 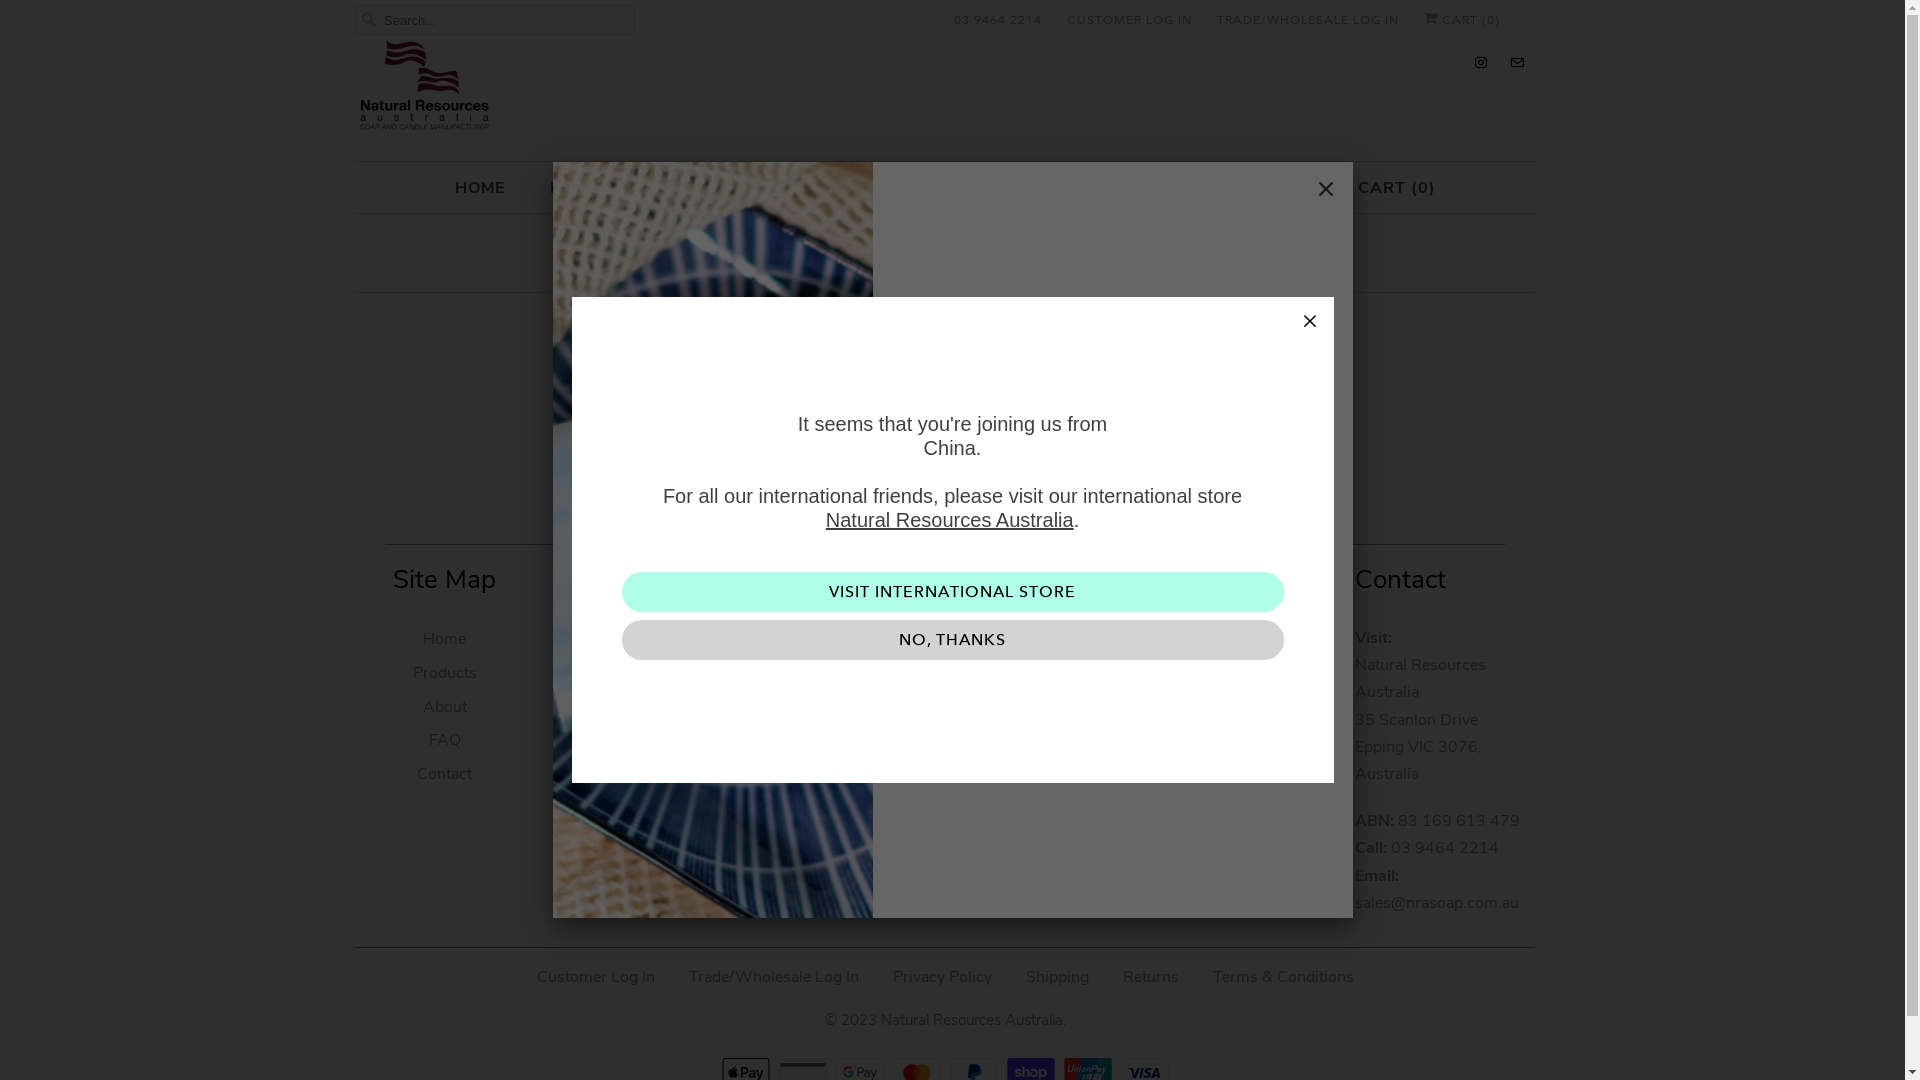 I want to click on 'Natural Resources Australia', so click(x=949, y=519).